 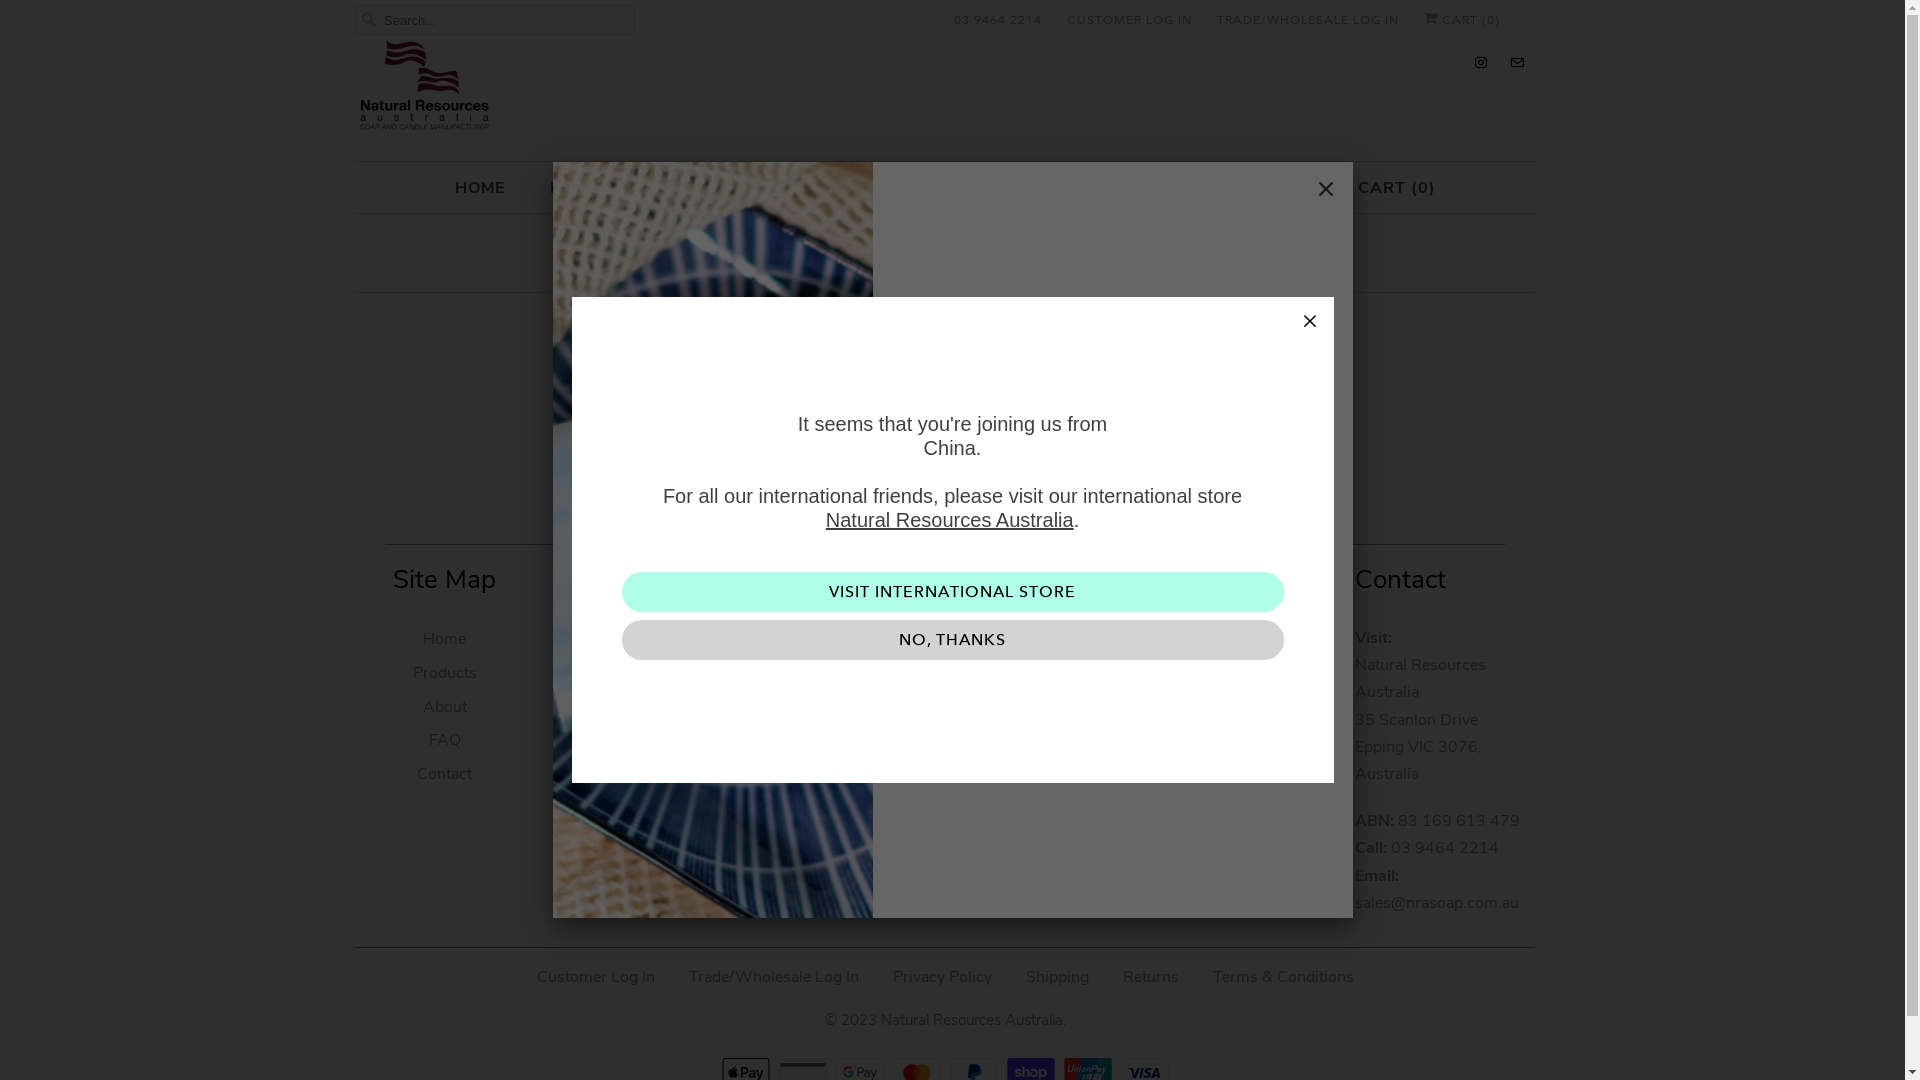 I want to click on 'Natural Resources Australia', so click(x=949, y=519).